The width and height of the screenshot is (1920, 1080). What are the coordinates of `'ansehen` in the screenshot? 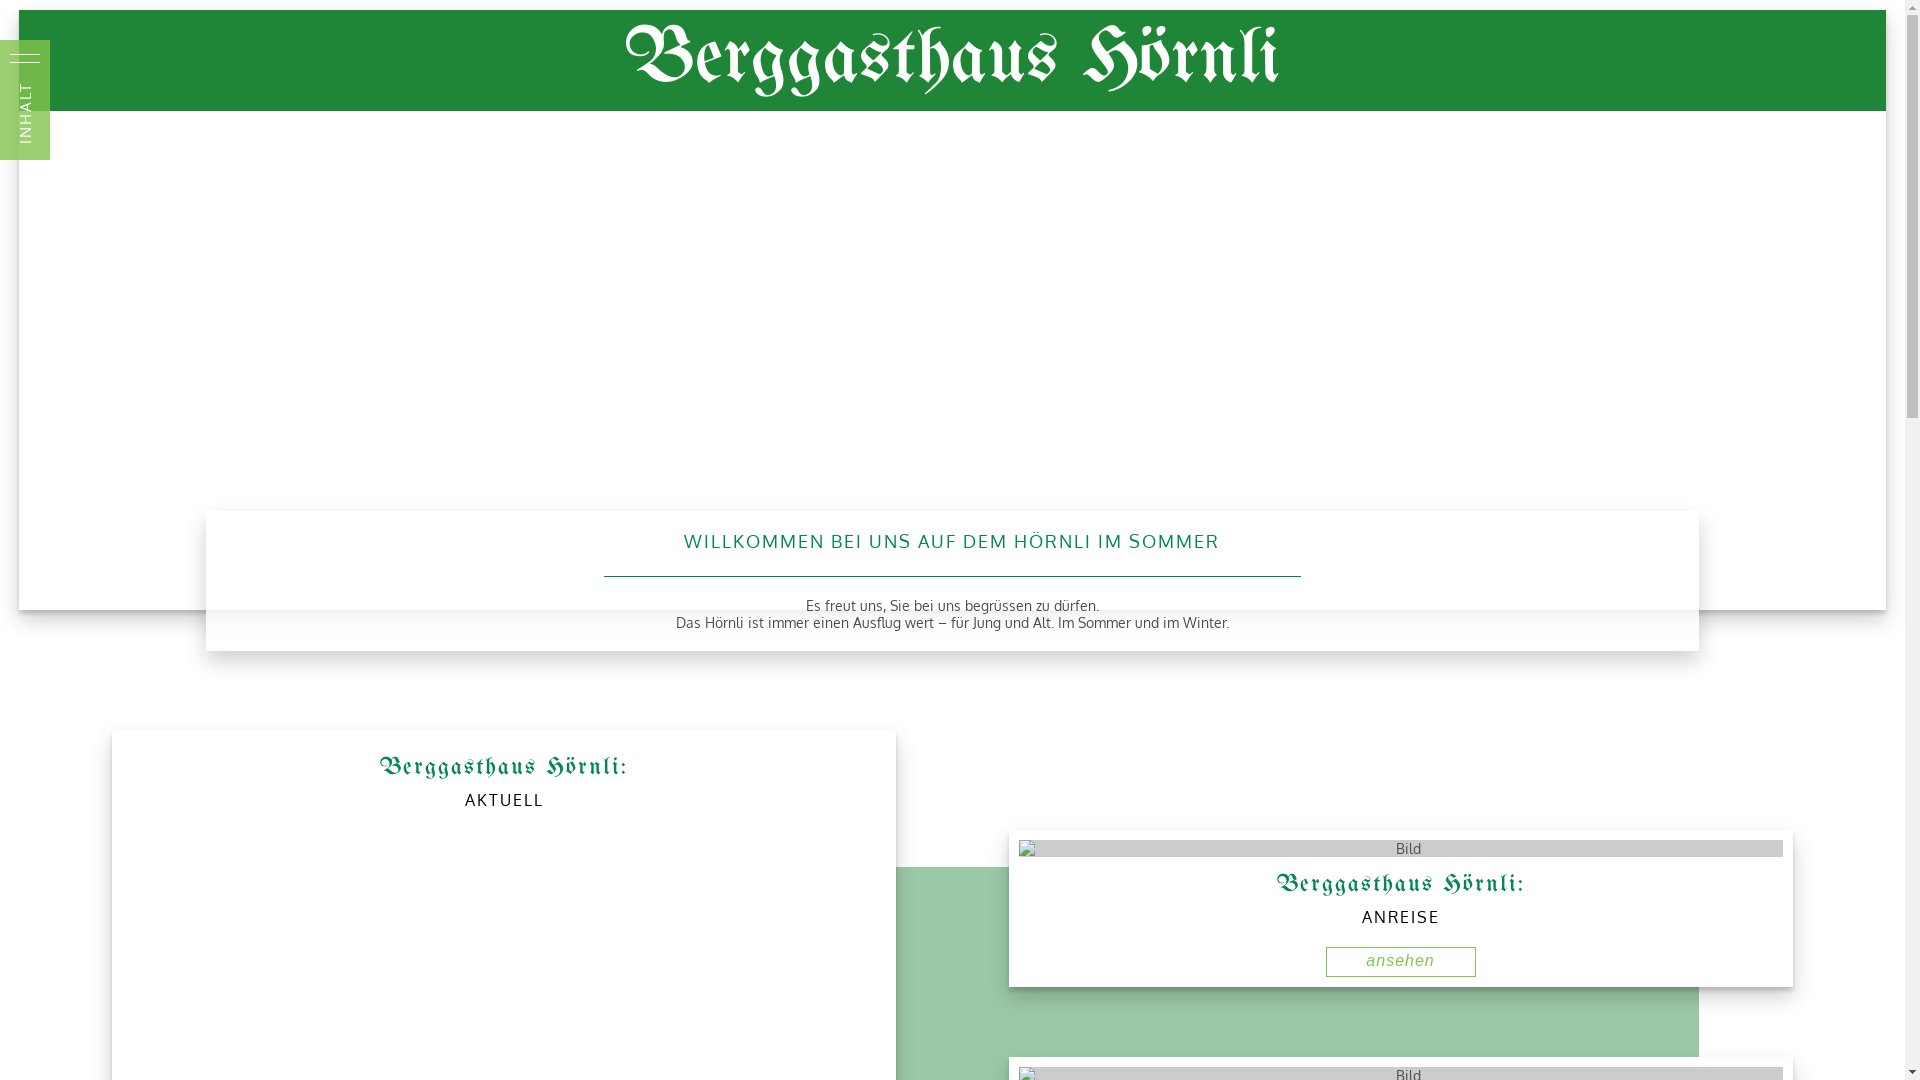 It's located at (1400, 960).